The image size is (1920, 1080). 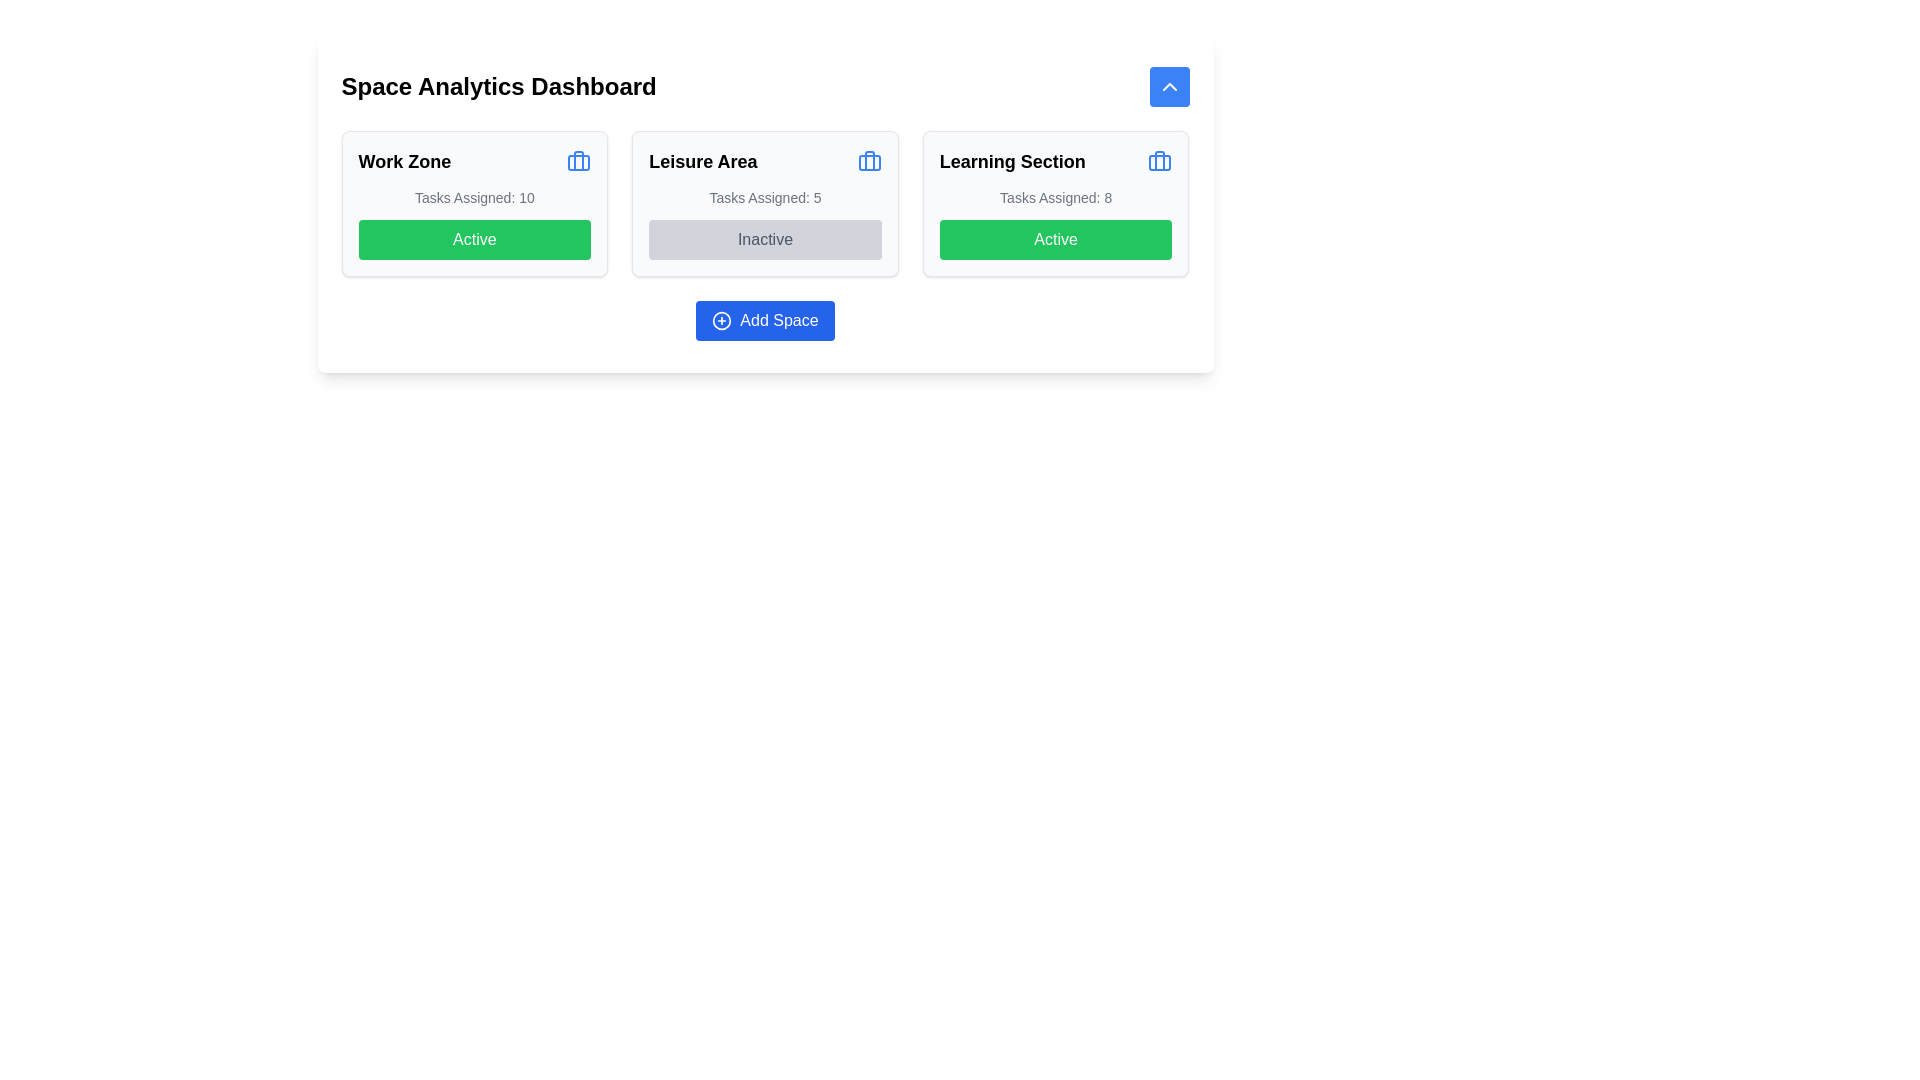 I want to click on the button located in the bottom section of the 'Leisure Area' card, so click(x=764, y=238).